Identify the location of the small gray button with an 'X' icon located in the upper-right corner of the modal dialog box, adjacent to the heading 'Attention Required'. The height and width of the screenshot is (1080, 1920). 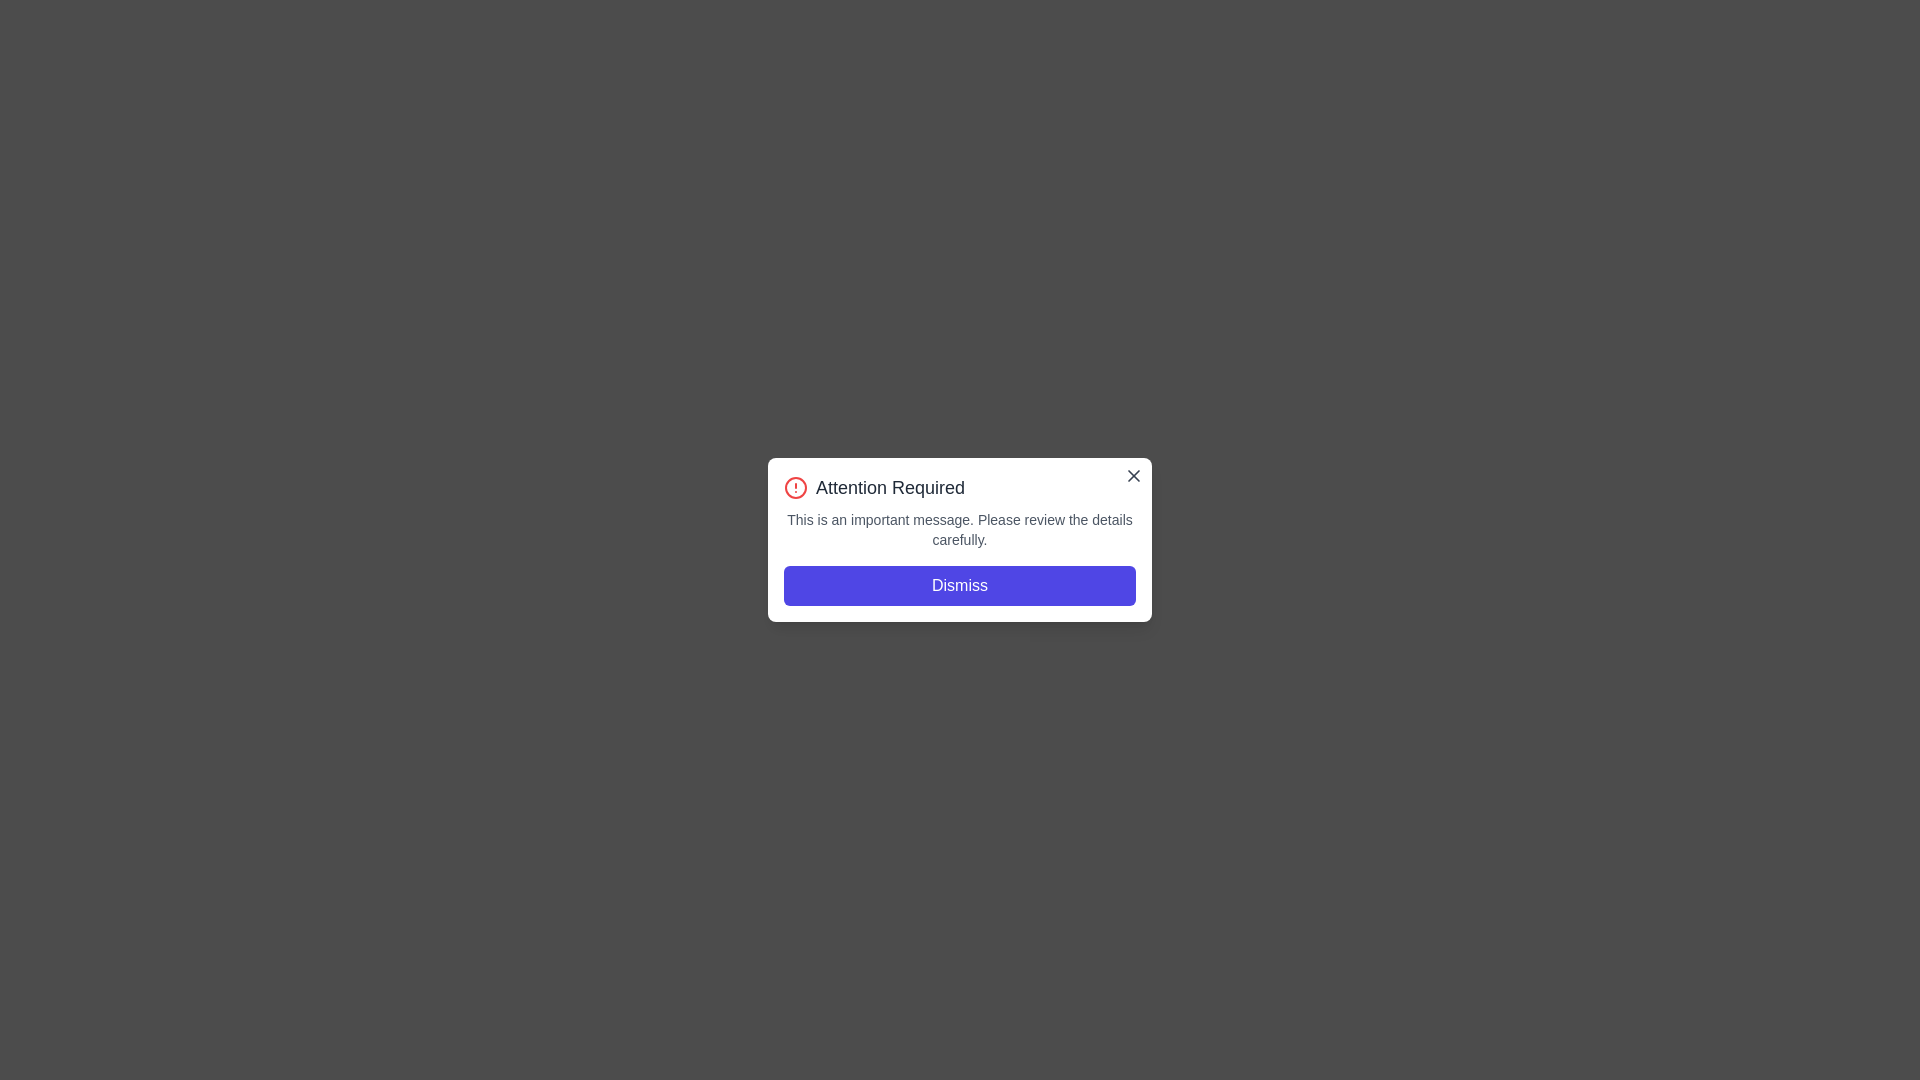
(1133, 475).